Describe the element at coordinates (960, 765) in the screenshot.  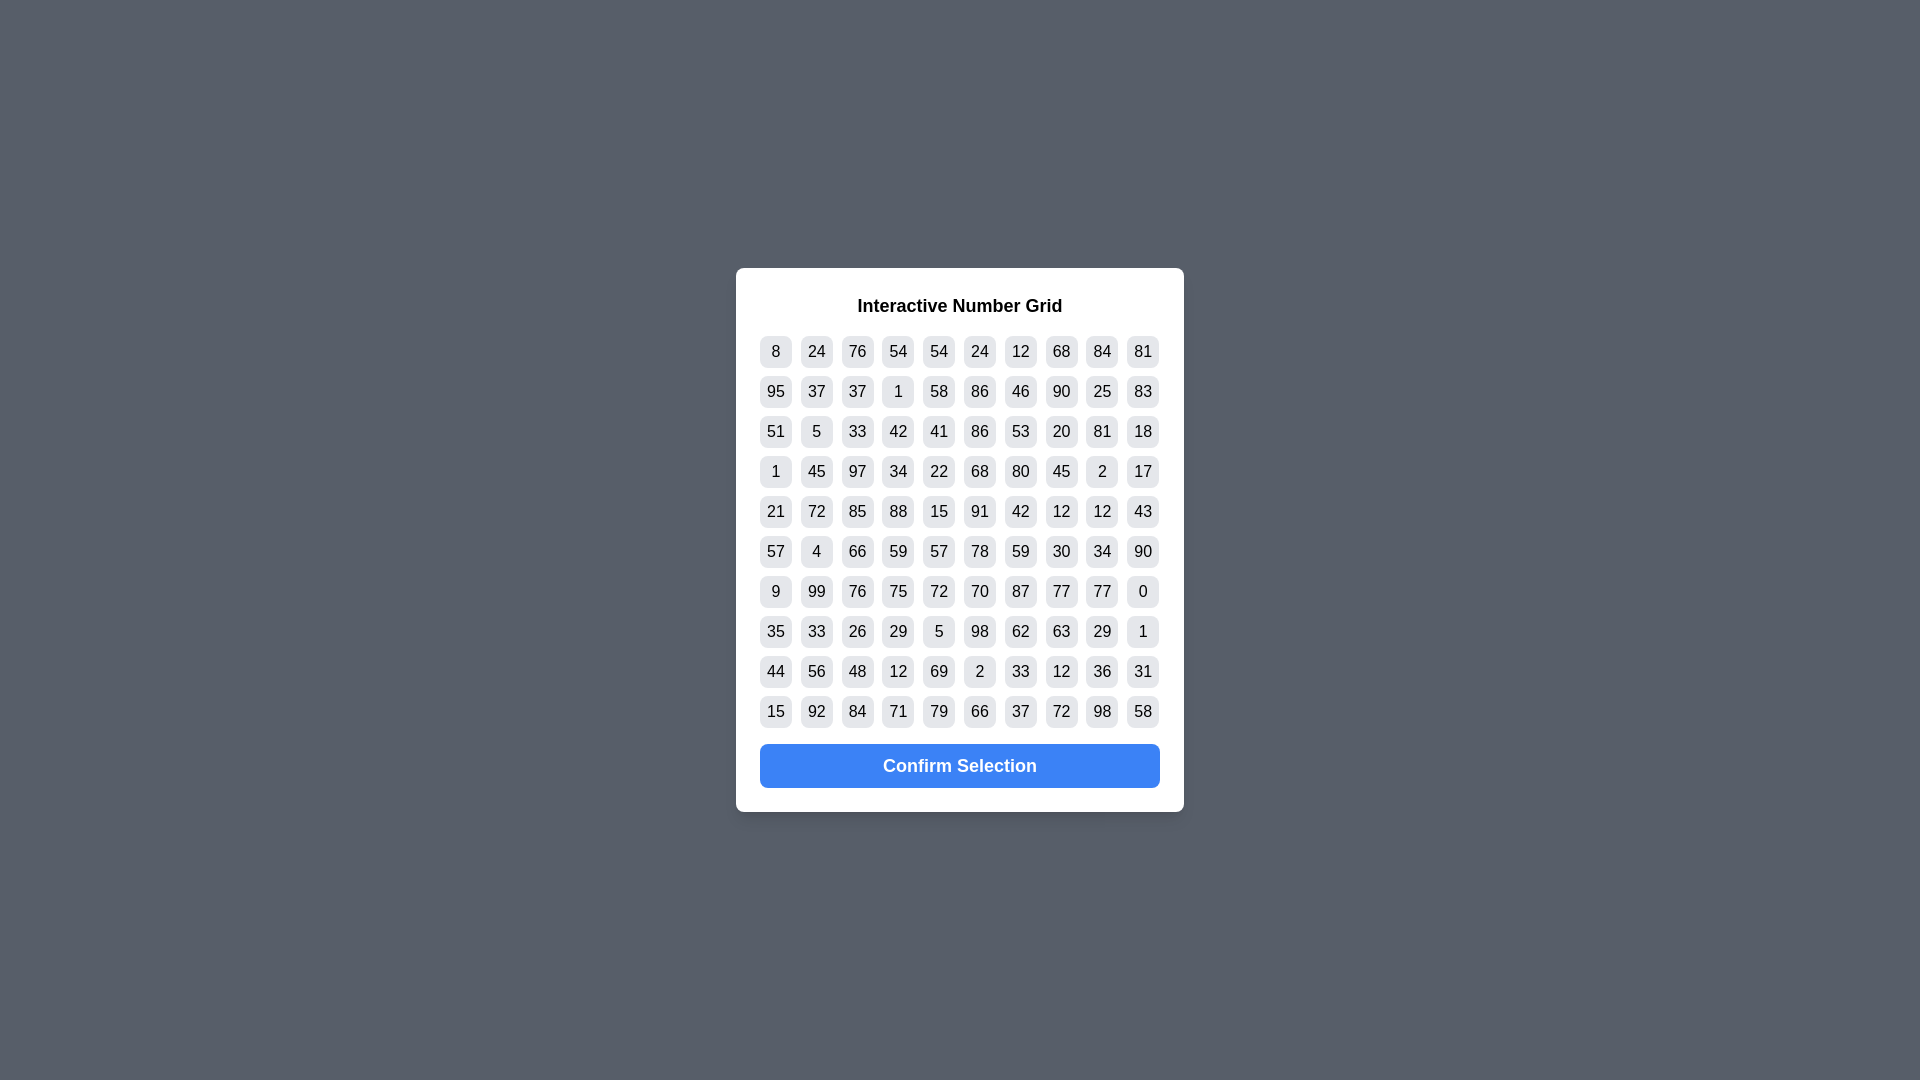
I see `'Confirm Selection' button` at that location.